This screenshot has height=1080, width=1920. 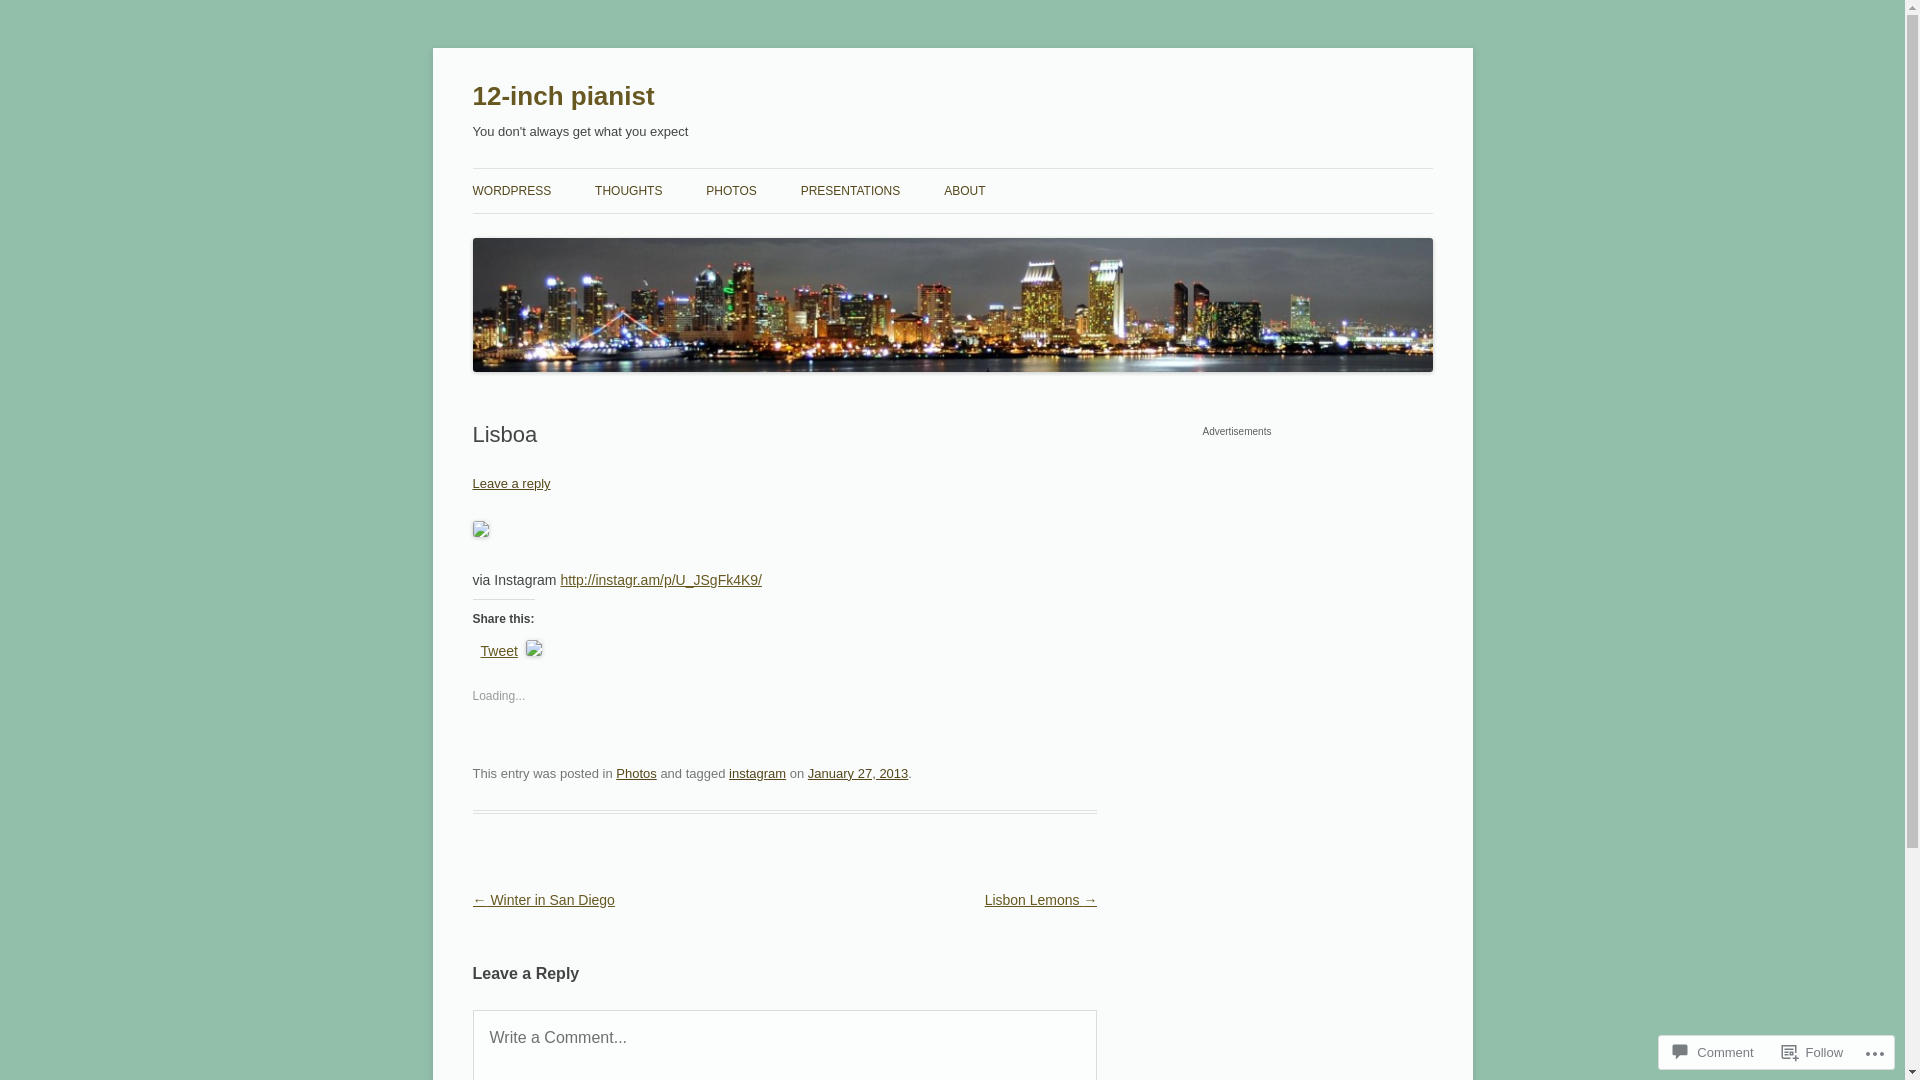 I want to click on '12-inch pianist', so click(x=561, y=96).